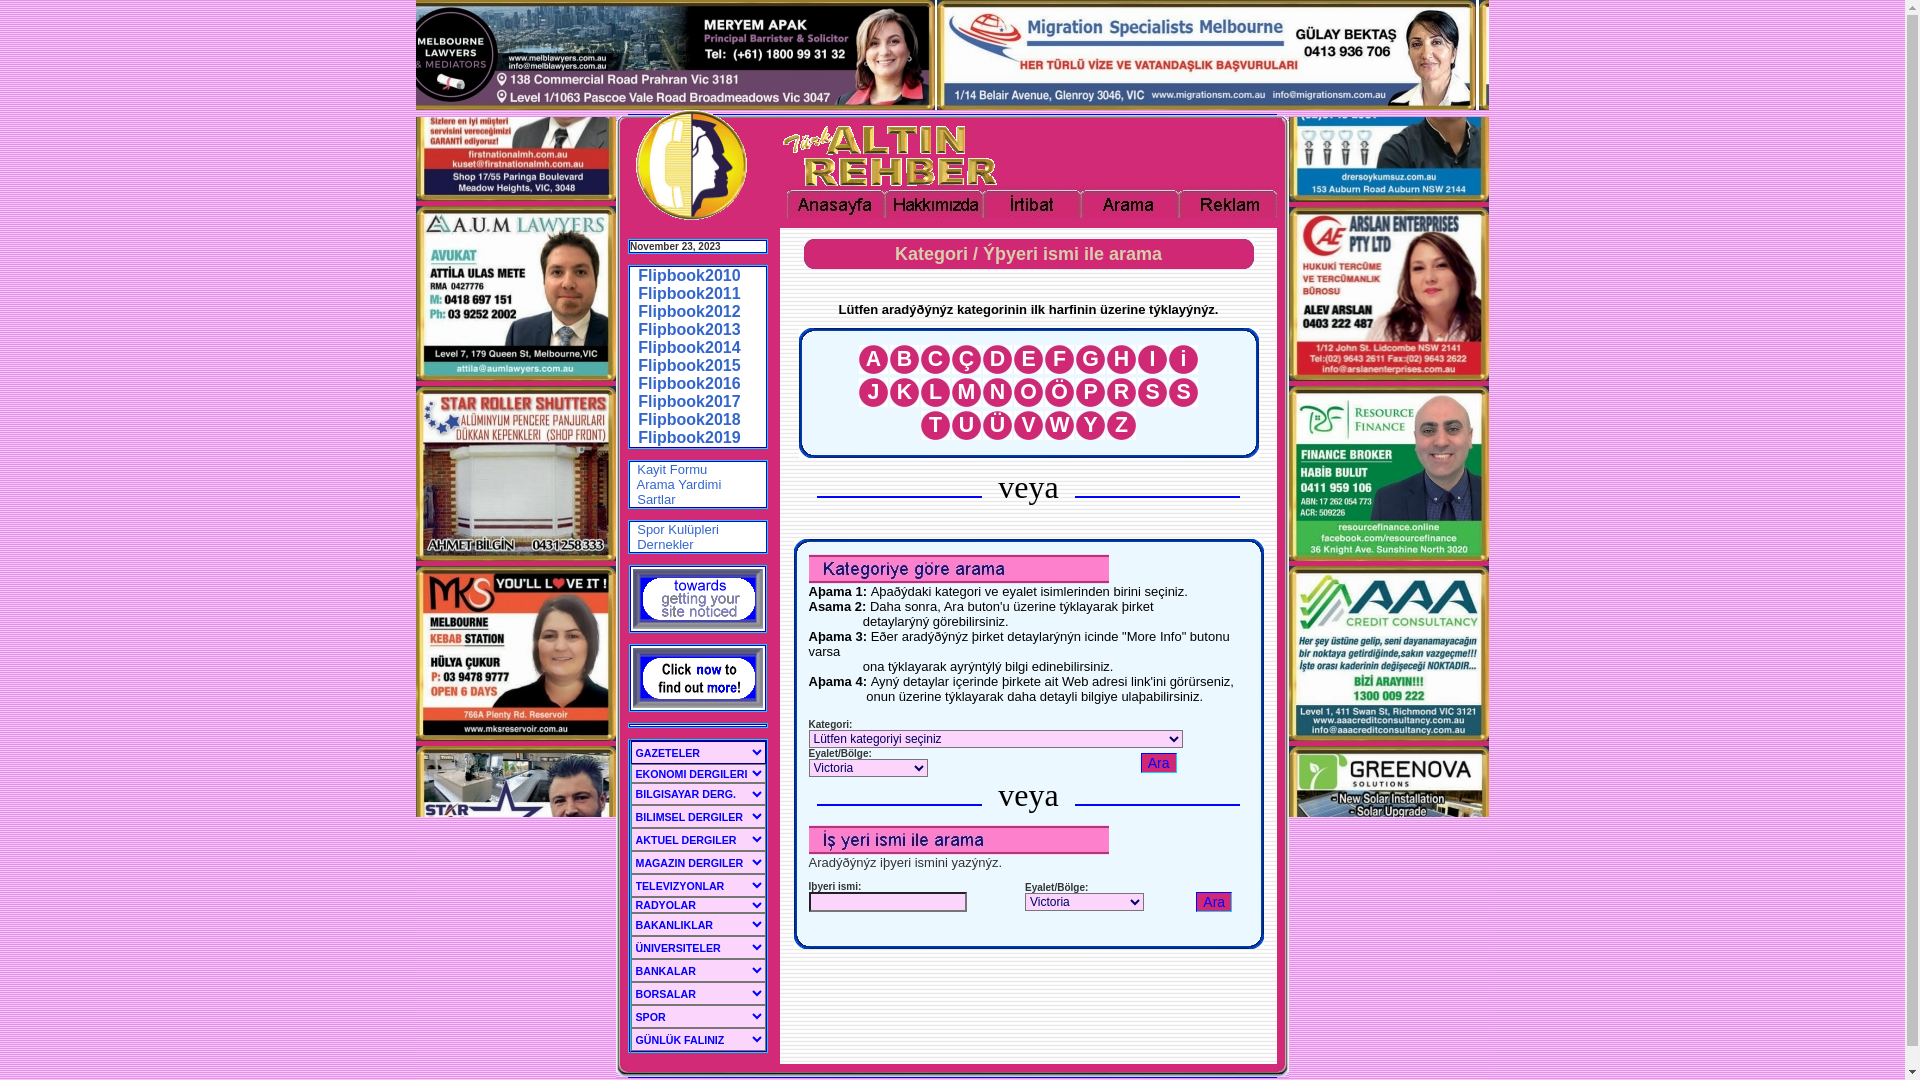  Describe the element at coordinates (1176, 395) in the screenshot. I see `'S'` at that location.